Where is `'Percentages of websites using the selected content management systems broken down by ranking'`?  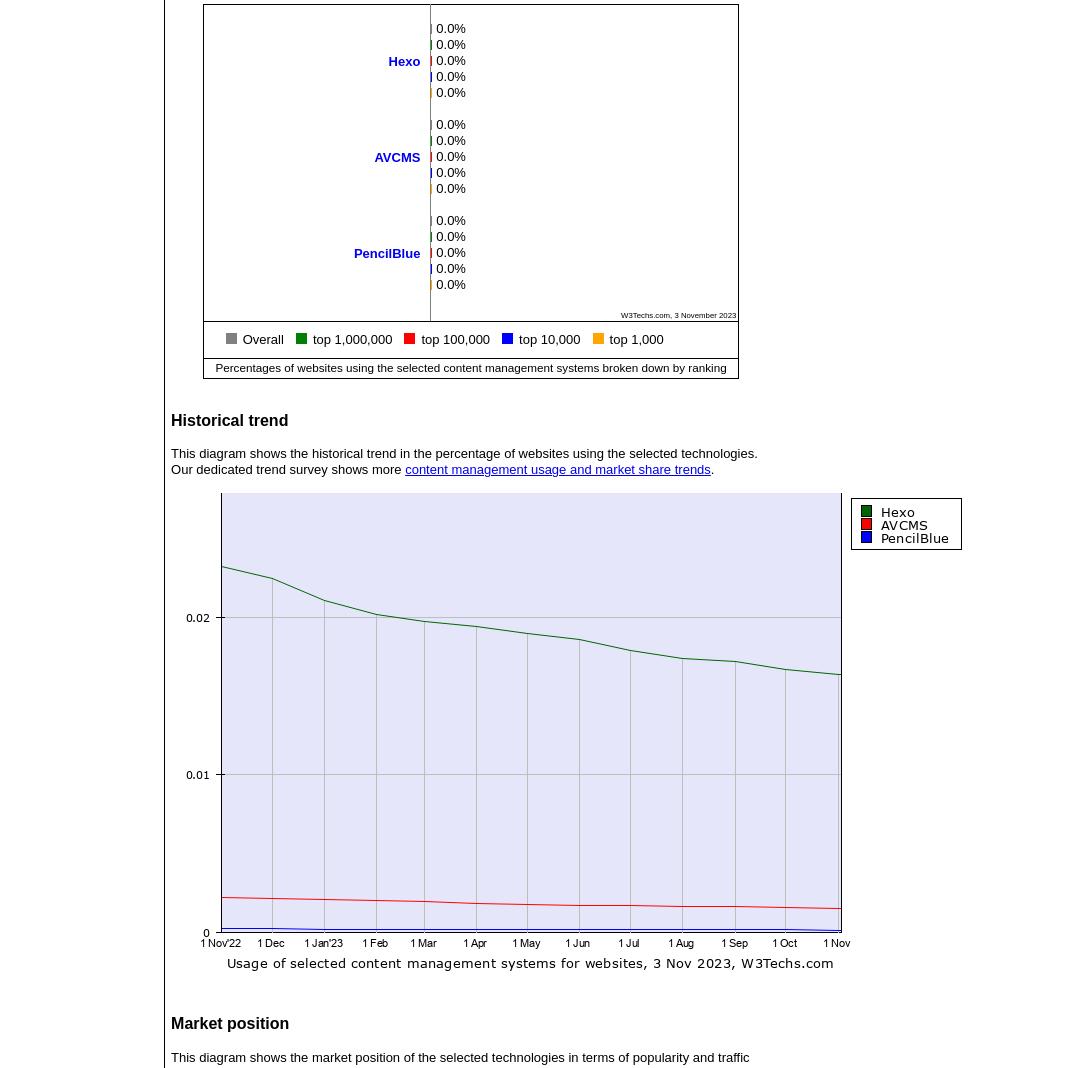
'Percentages of websites using the selected content management systems broken down by ranking' is located at coordinates (469, 365).